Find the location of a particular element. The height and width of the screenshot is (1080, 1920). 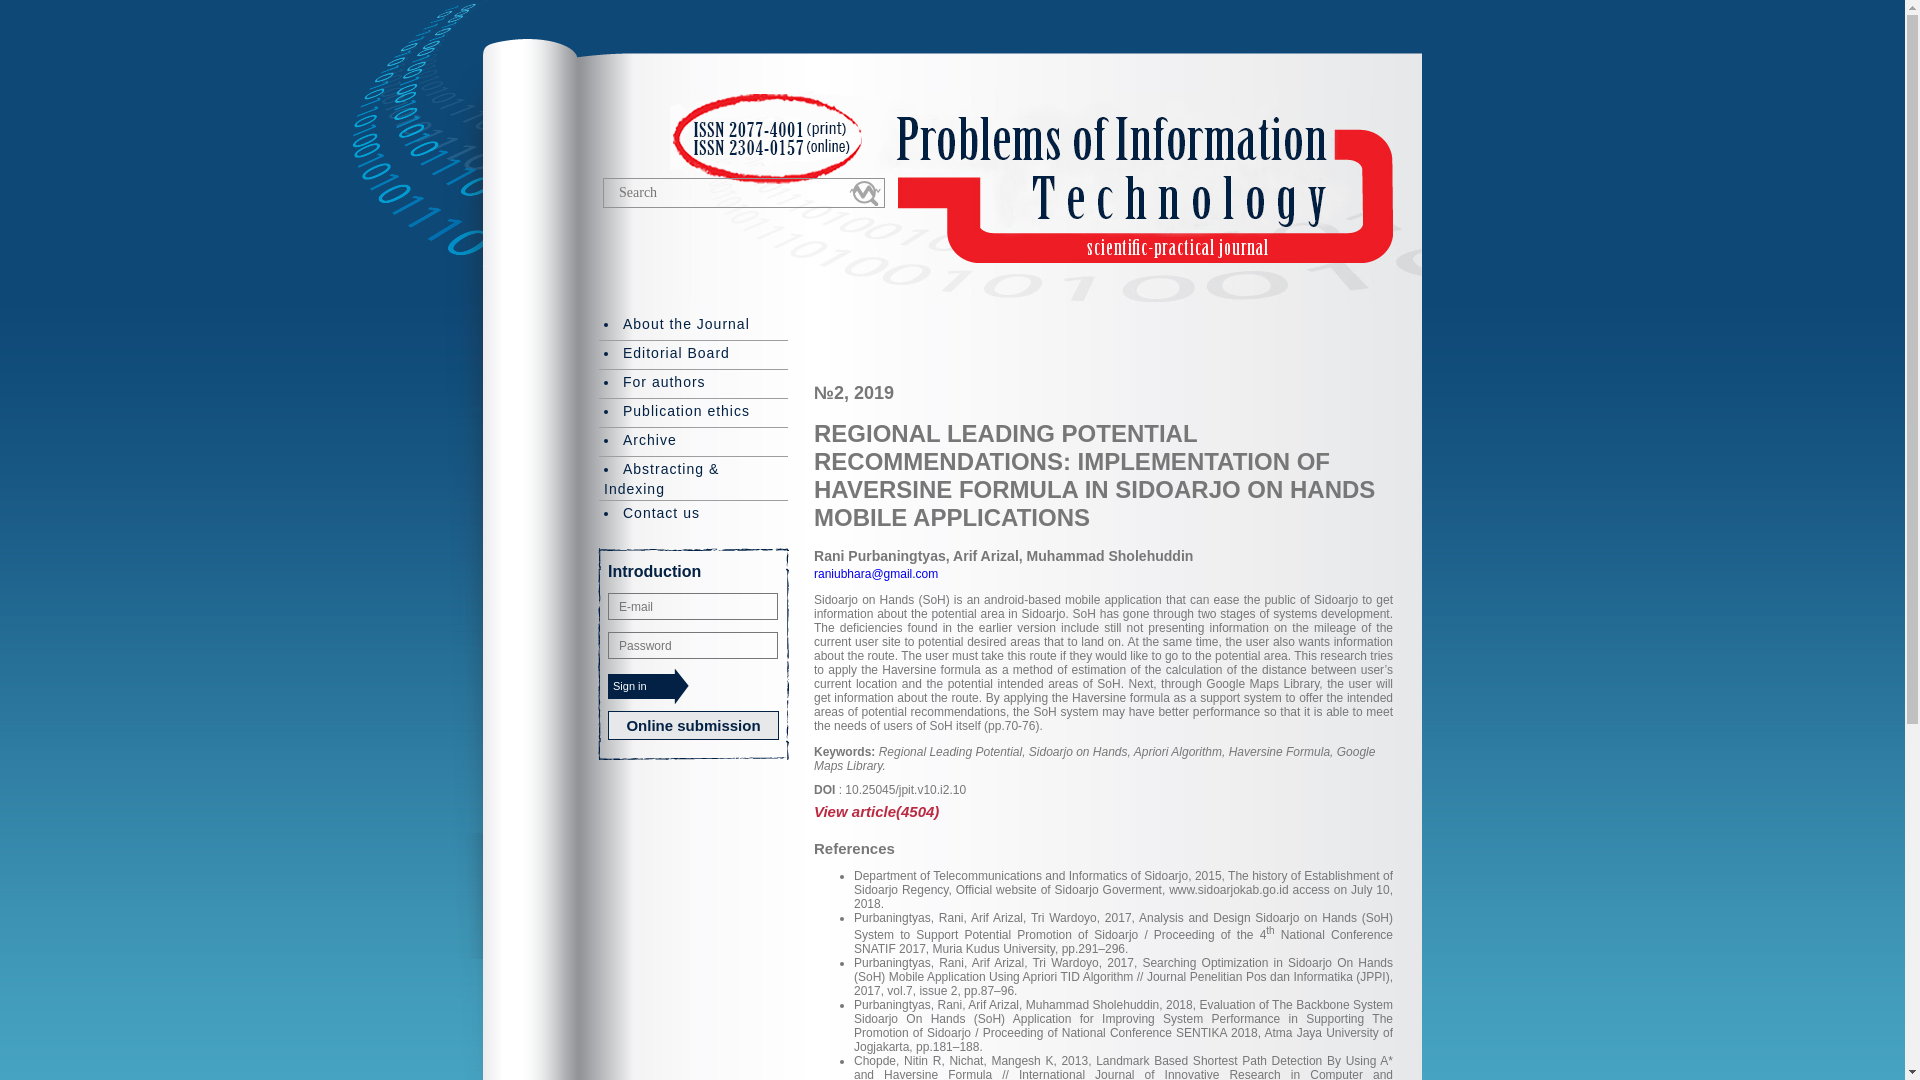

'Archive' is located at coordinates (693, 439).